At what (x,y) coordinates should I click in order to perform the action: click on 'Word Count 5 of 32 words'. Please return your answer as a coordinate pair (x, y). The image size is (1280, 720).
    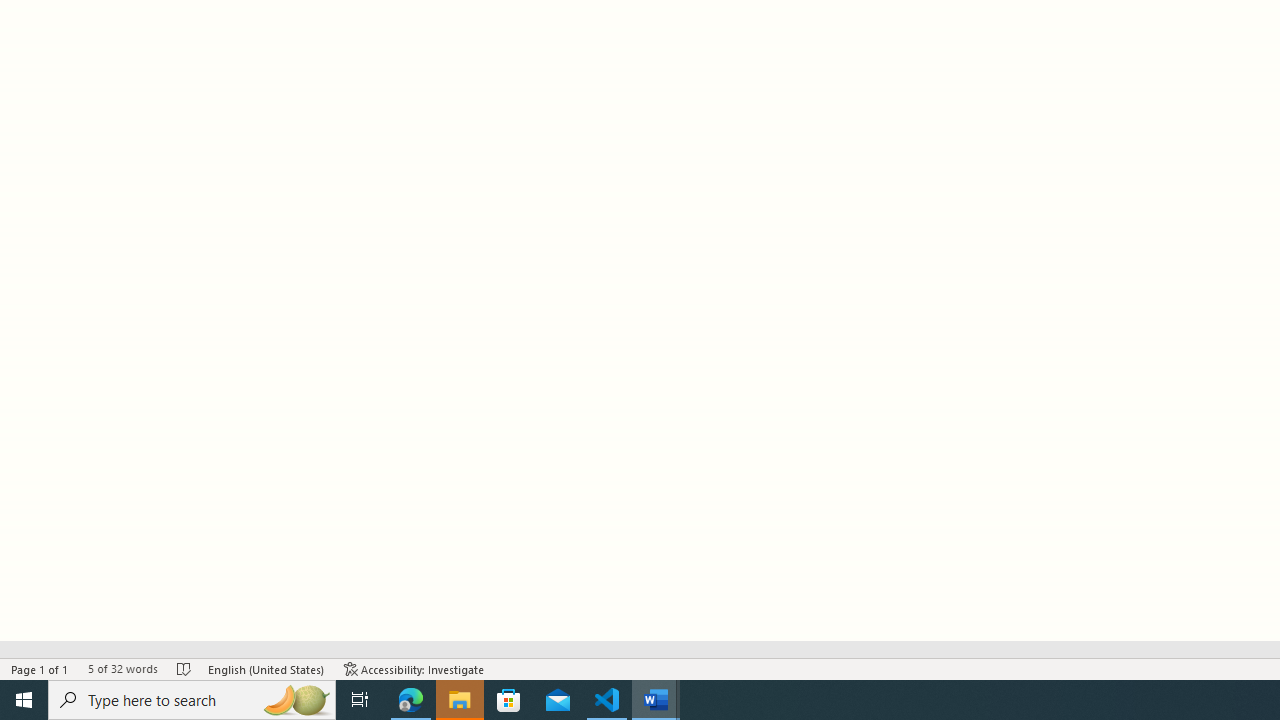
    Looking at the image, I should click on (121, 669).